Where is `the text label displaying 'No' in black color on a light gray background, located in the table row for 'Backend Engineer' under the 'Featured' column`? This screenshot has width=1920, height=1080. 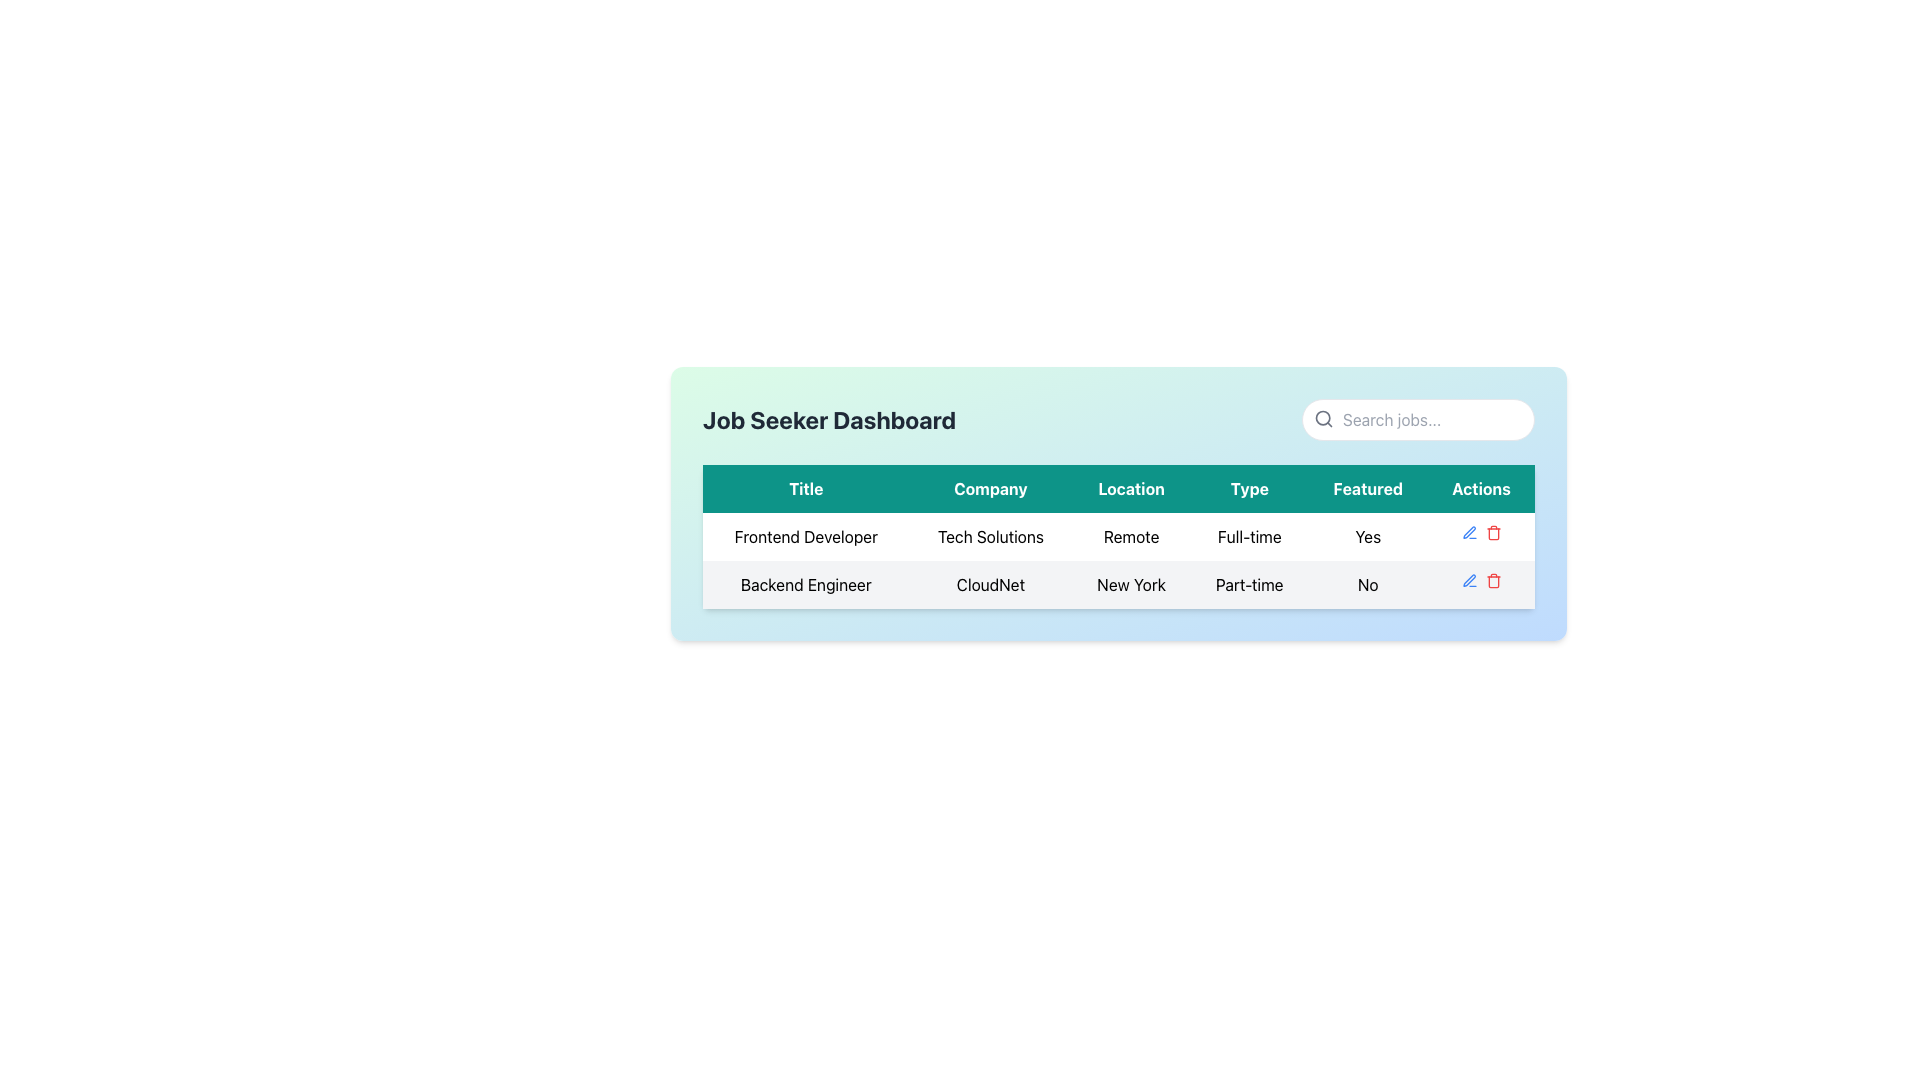
the text label displaying 'No' in black color on a light gray background, located in the table row for 'Backend Engineer' under the 'Featured' column is located at coordinates (1367, 585).